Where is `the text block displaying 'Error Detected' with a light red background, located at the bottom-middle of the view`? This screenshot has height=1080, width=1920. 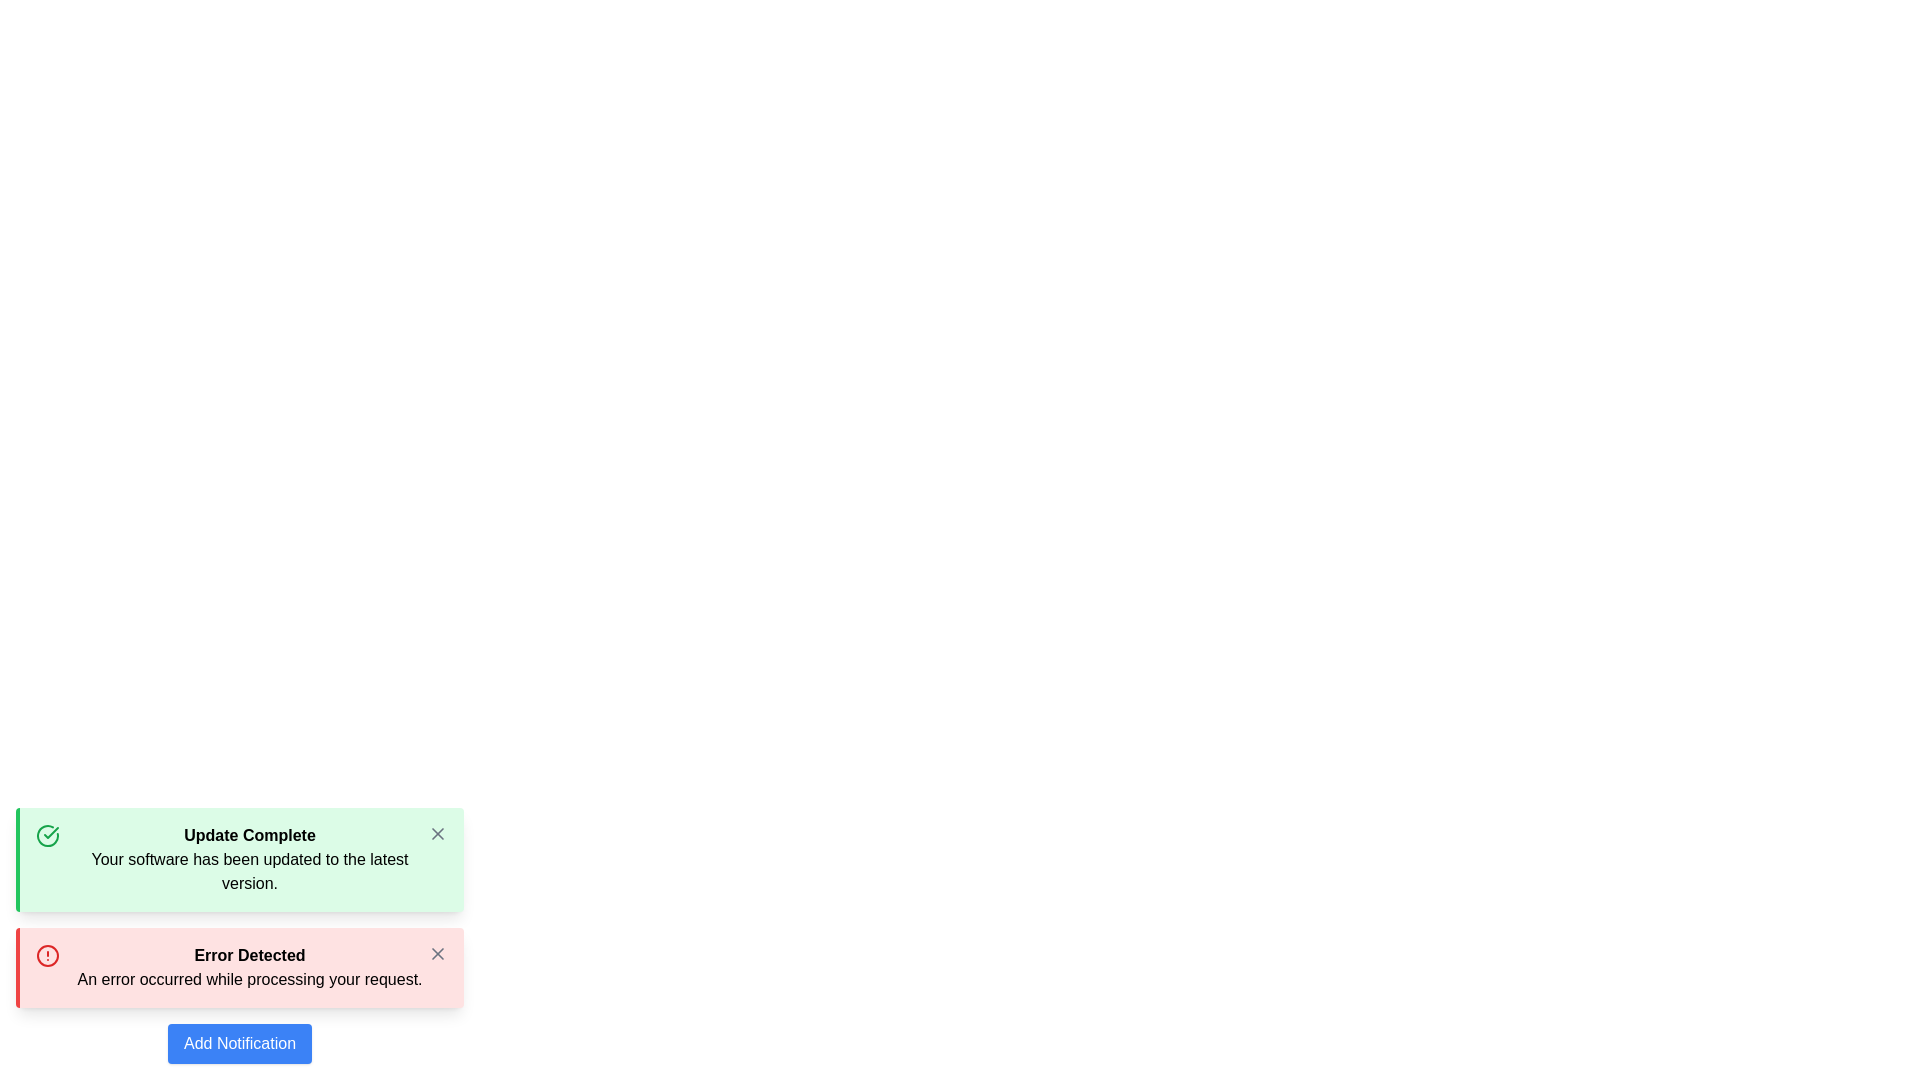 the text block displaying 'Error Detected' with a light red background, located at the bottom-middle of the view is located at coordinates (248, 967).